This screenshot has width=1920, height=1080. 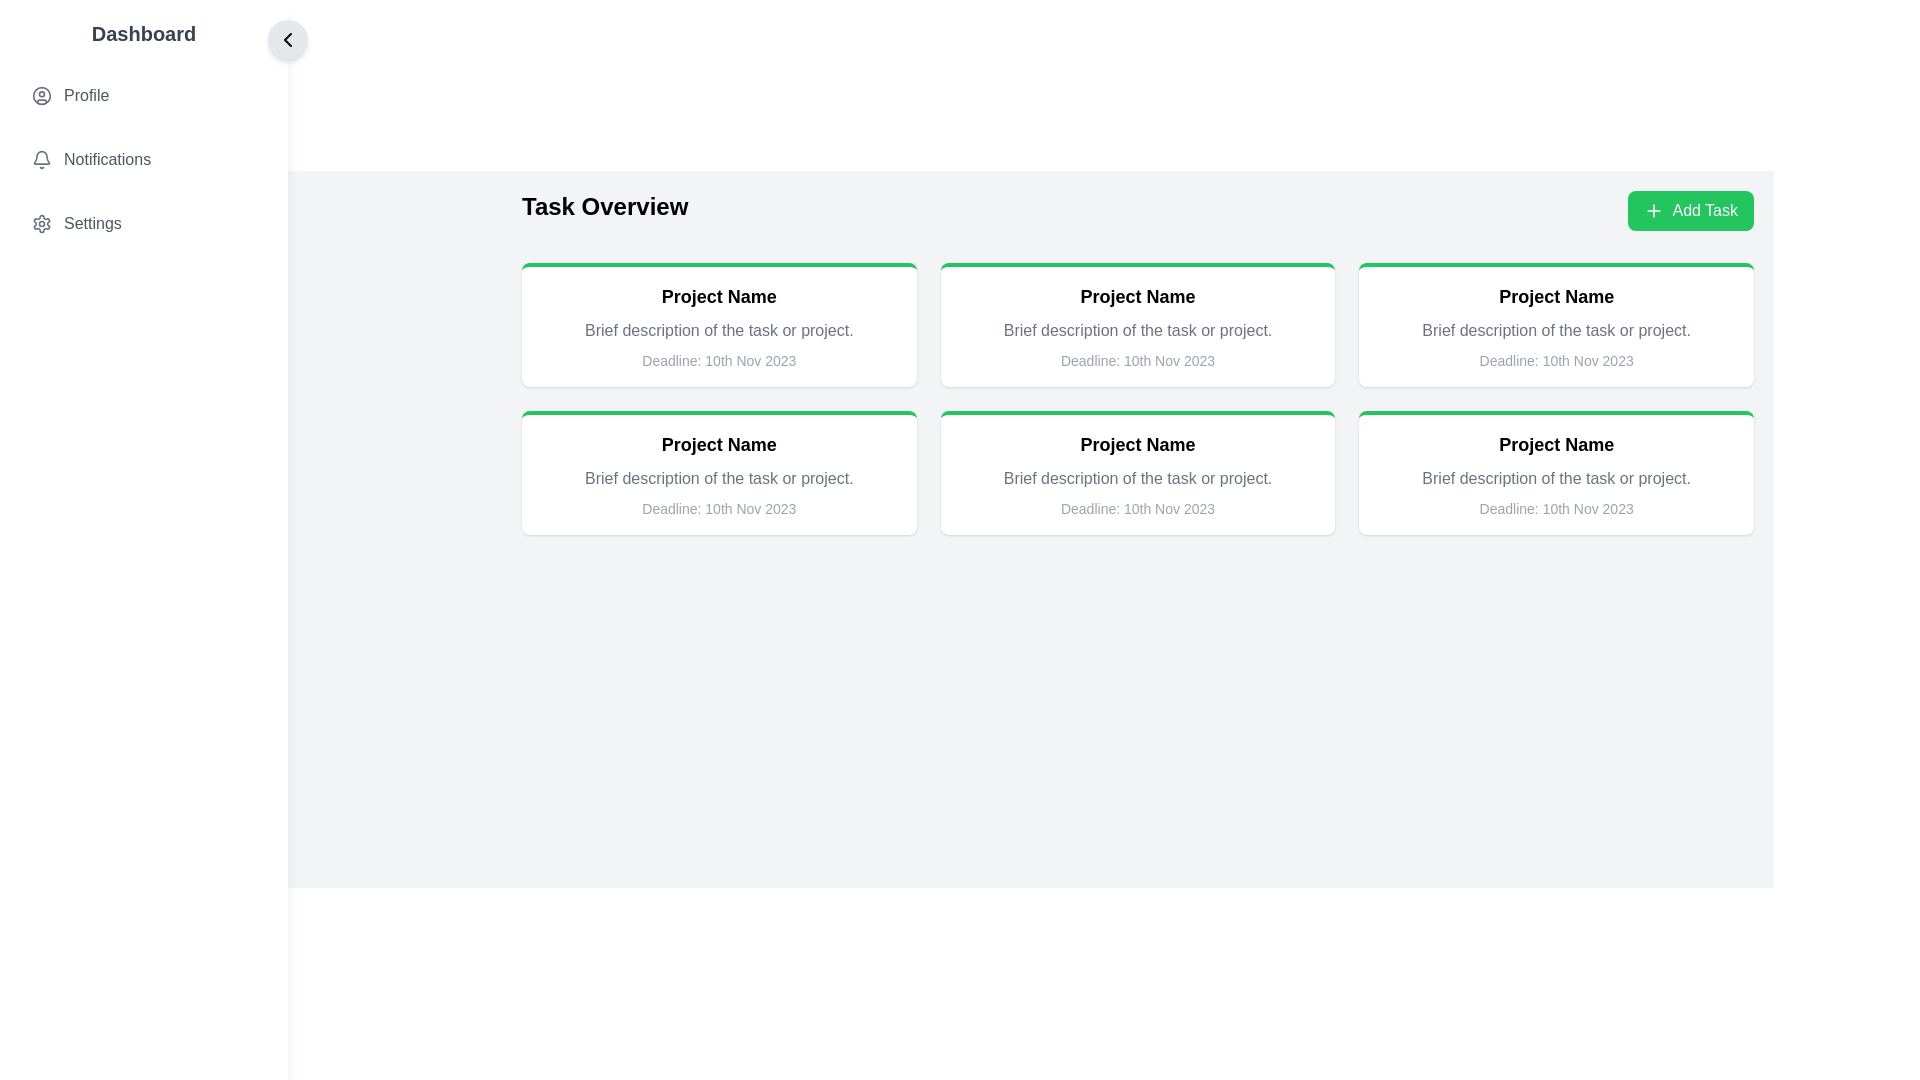 I want to click on the text label displaying 'Deadline: 10th Nov 2023', which is located beneath the description of the project within the card titled 'Project Name', so click(x=719, y=361).